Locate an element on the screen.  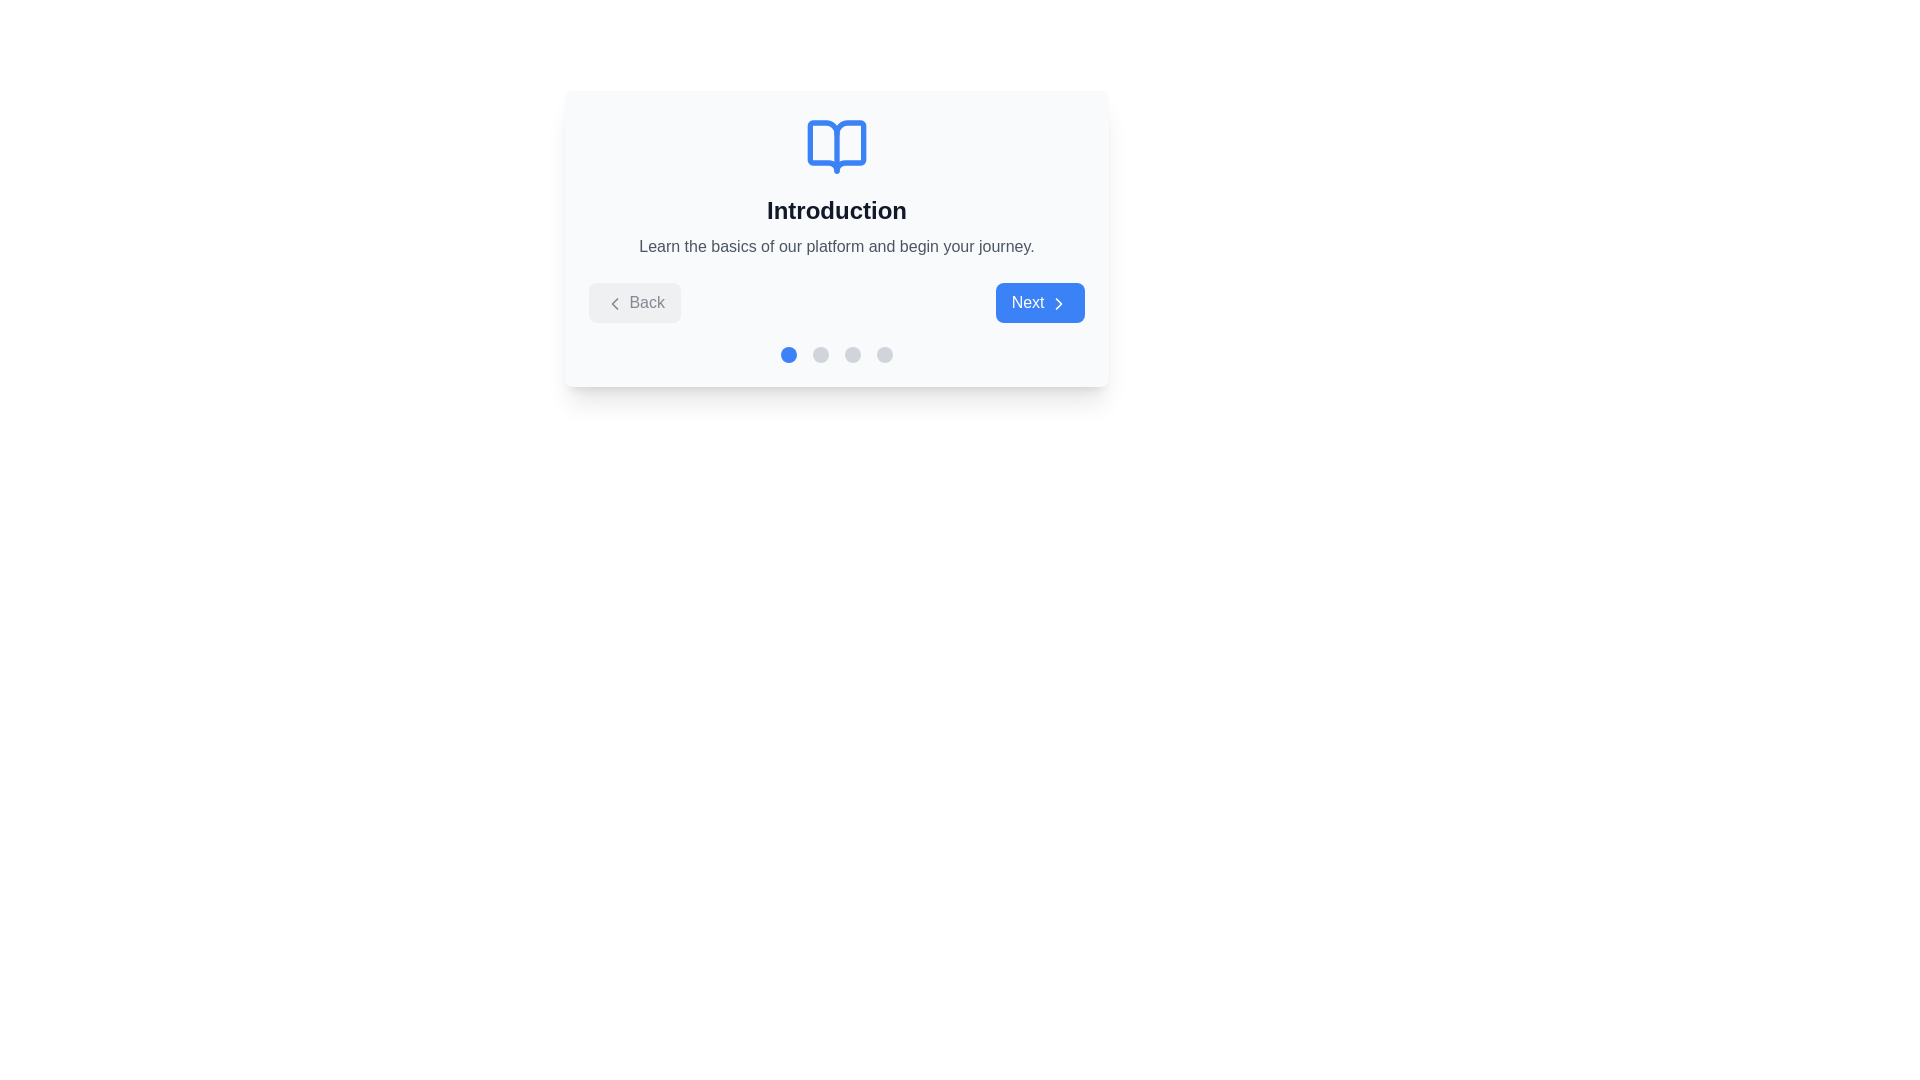
the text element styled in light-gray font that provides a description below the title 'Introduction', which contains the text: 'Learn the basics of our platform and begin your journey.' is located at coordinates (836, 245).